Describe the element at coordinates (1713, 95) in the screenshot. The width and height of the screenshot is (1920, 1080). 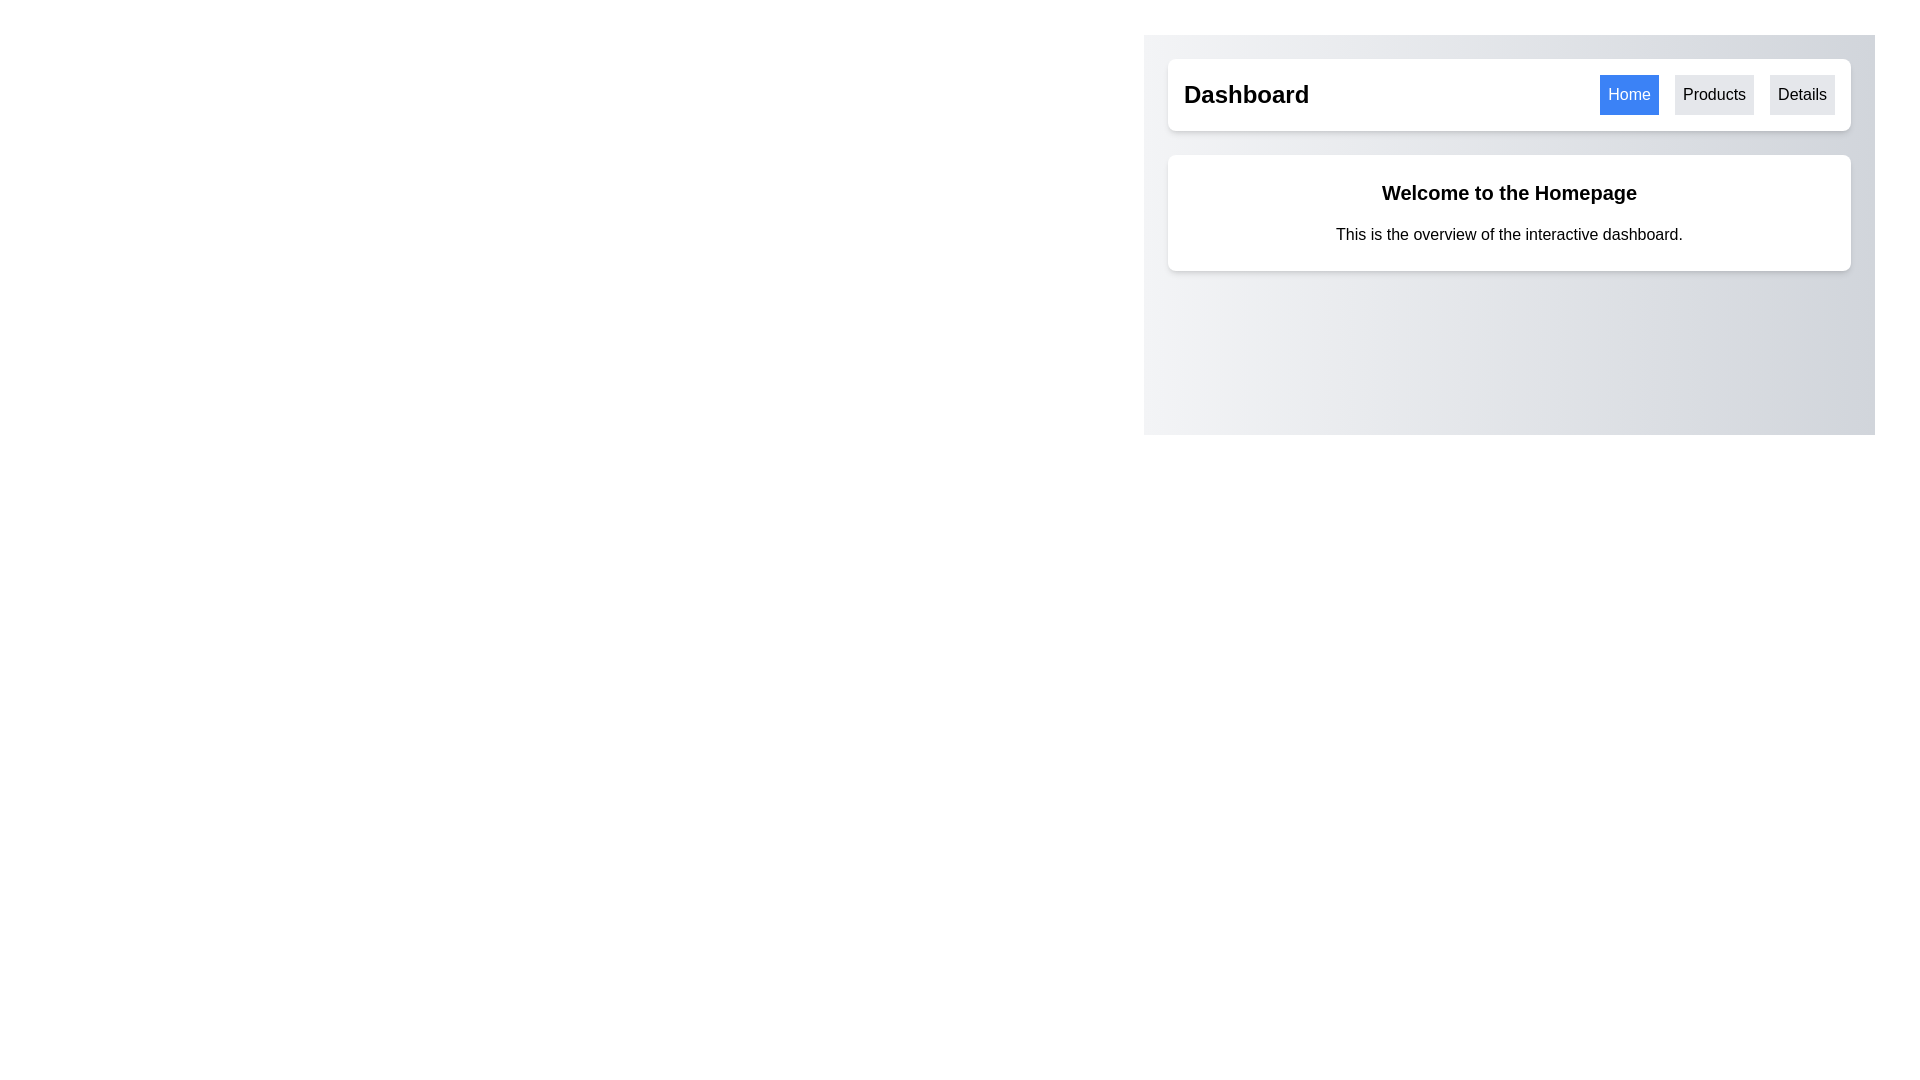
I see `the 'Products' button located in the upper navigation bar, which is the second button in a row of three options: 'Home', 'Products', and 'Details'` at that location.